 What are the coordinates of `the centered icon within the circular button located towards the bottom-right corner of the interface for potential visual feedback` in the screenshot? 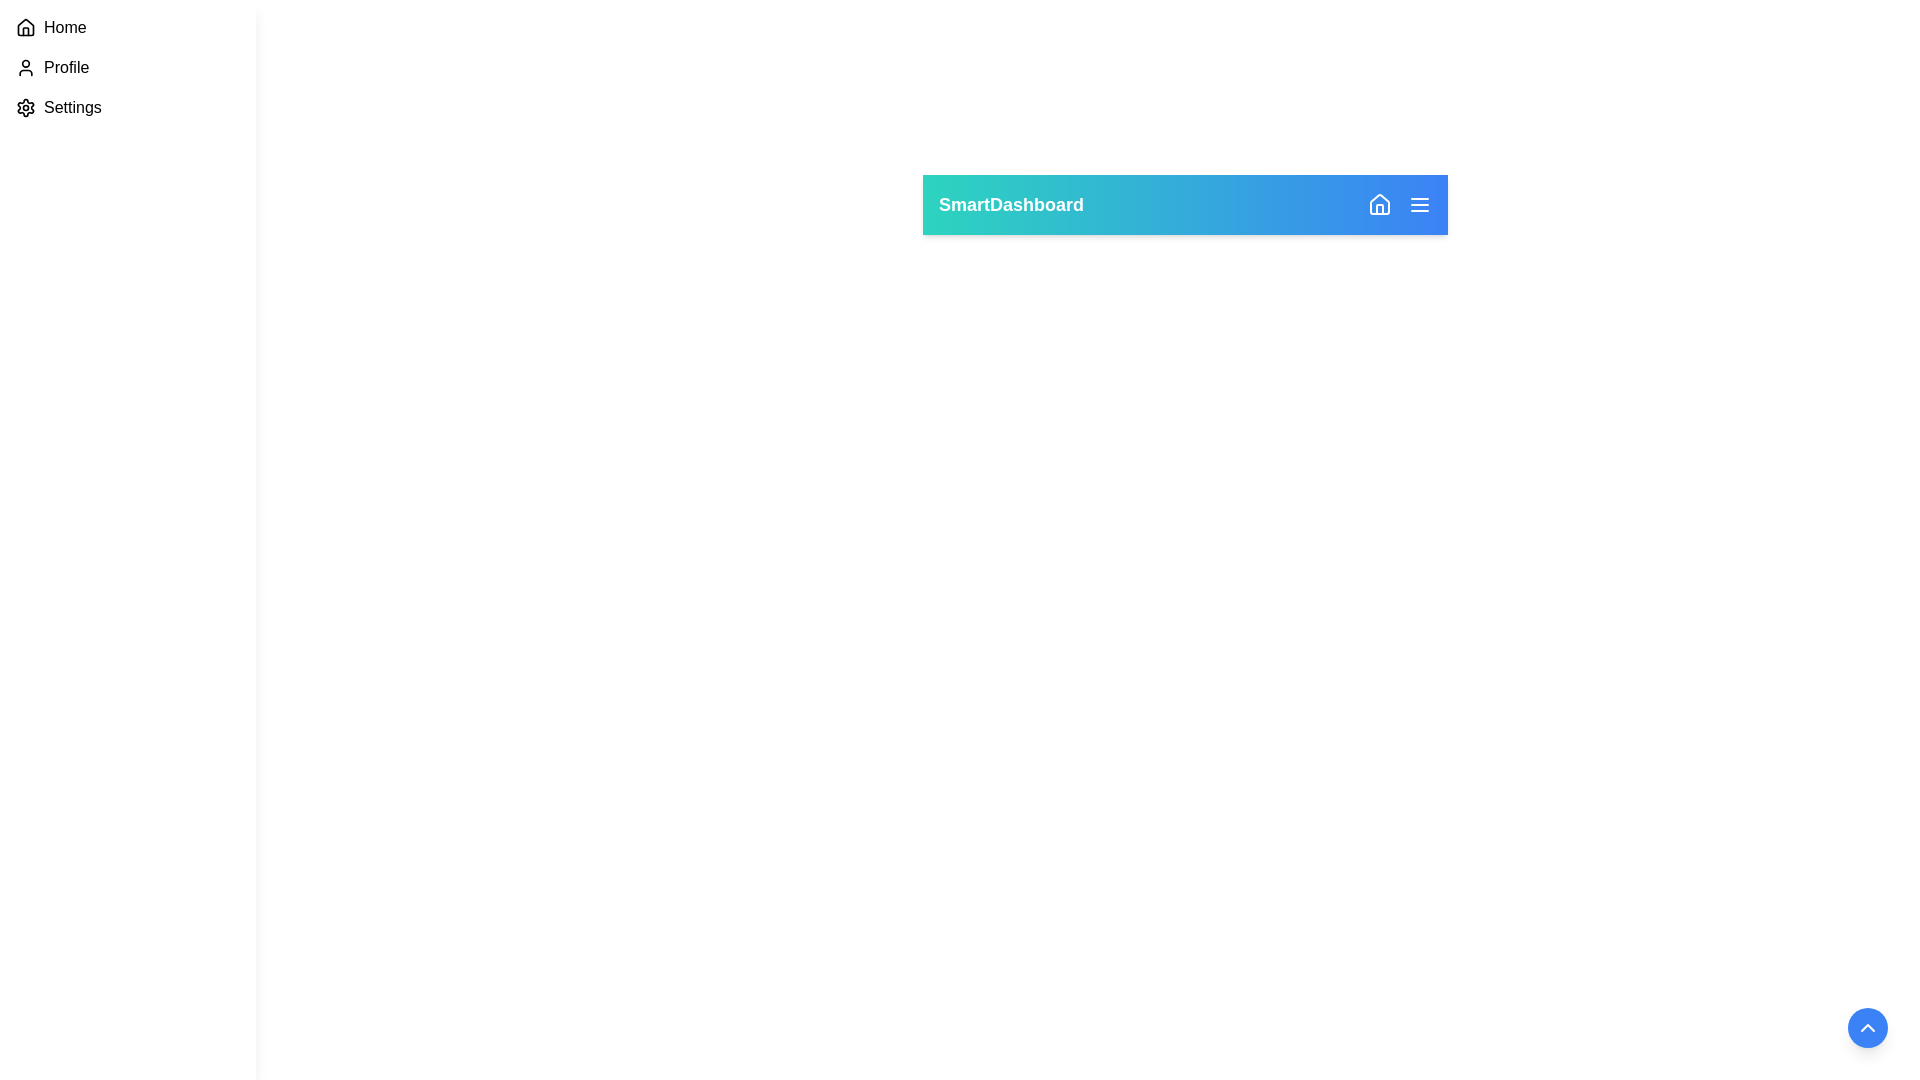 It's located at (1866, 1028).